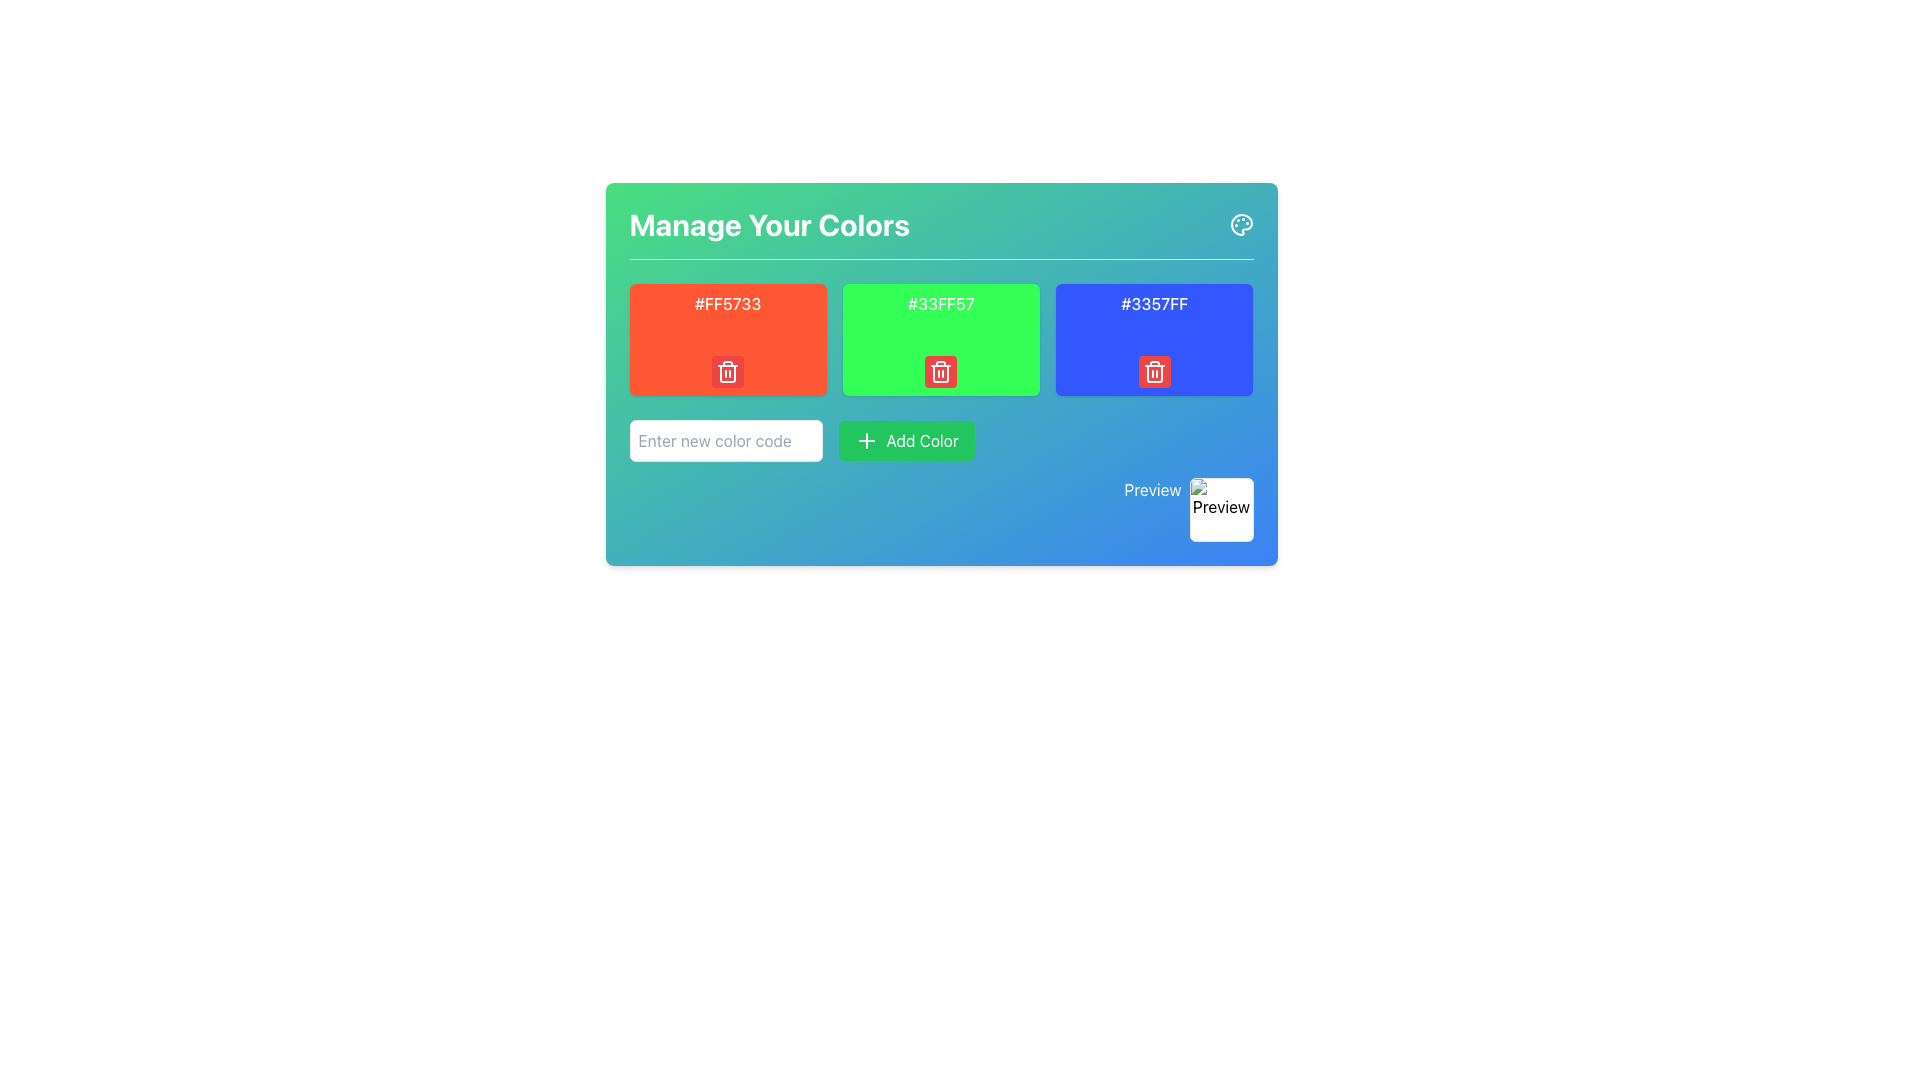  I want to click on the 'Add Color' button, which contains a text label providing information for the button's functionality, so click(920, 439).